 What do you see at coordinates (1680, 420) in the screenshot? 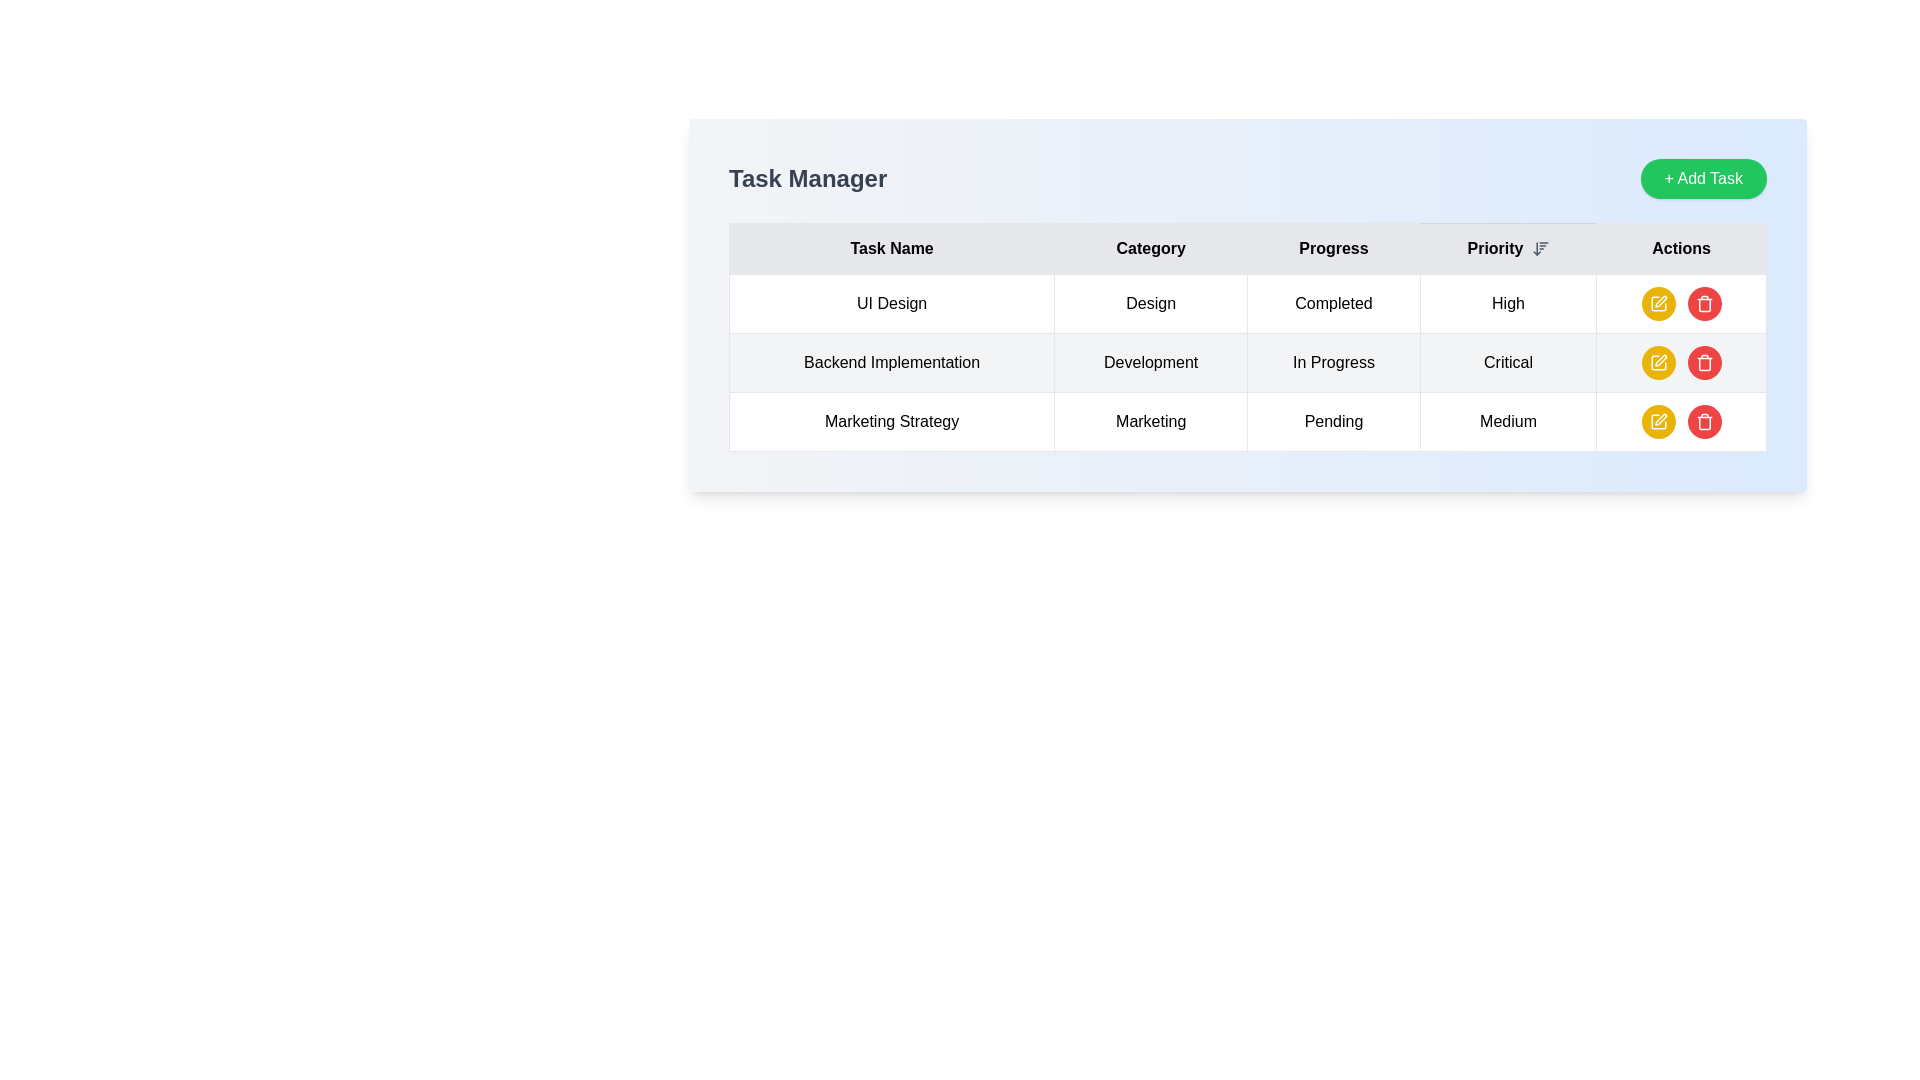
I see `the yellow button in the Interactive button group for the 'Marketing Strategy' task` at bounding box center [1680, 420].